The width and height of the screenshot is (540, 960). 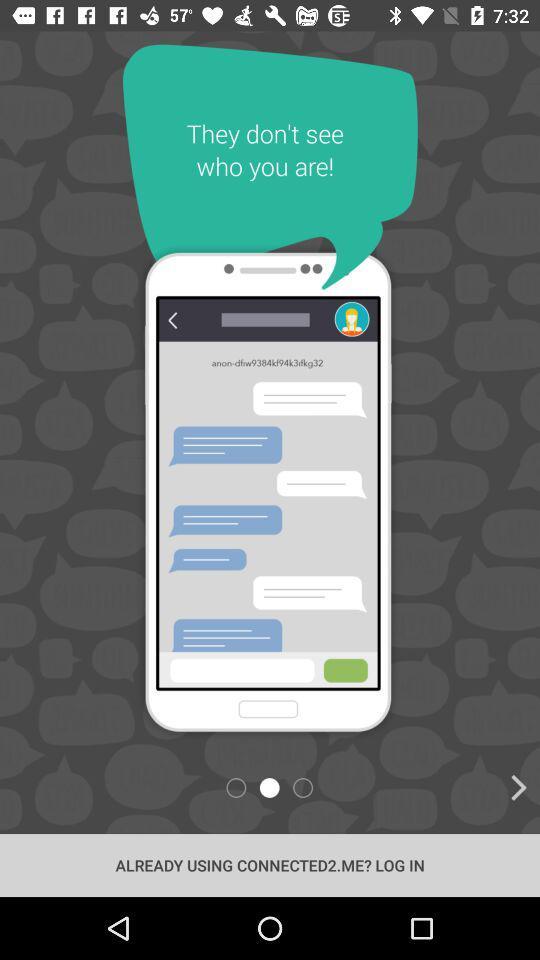 What do you see at coordinates (422, 787) in the screenshot?
I see `the icon above already using connected2 item` at bounding box center [422, 787].